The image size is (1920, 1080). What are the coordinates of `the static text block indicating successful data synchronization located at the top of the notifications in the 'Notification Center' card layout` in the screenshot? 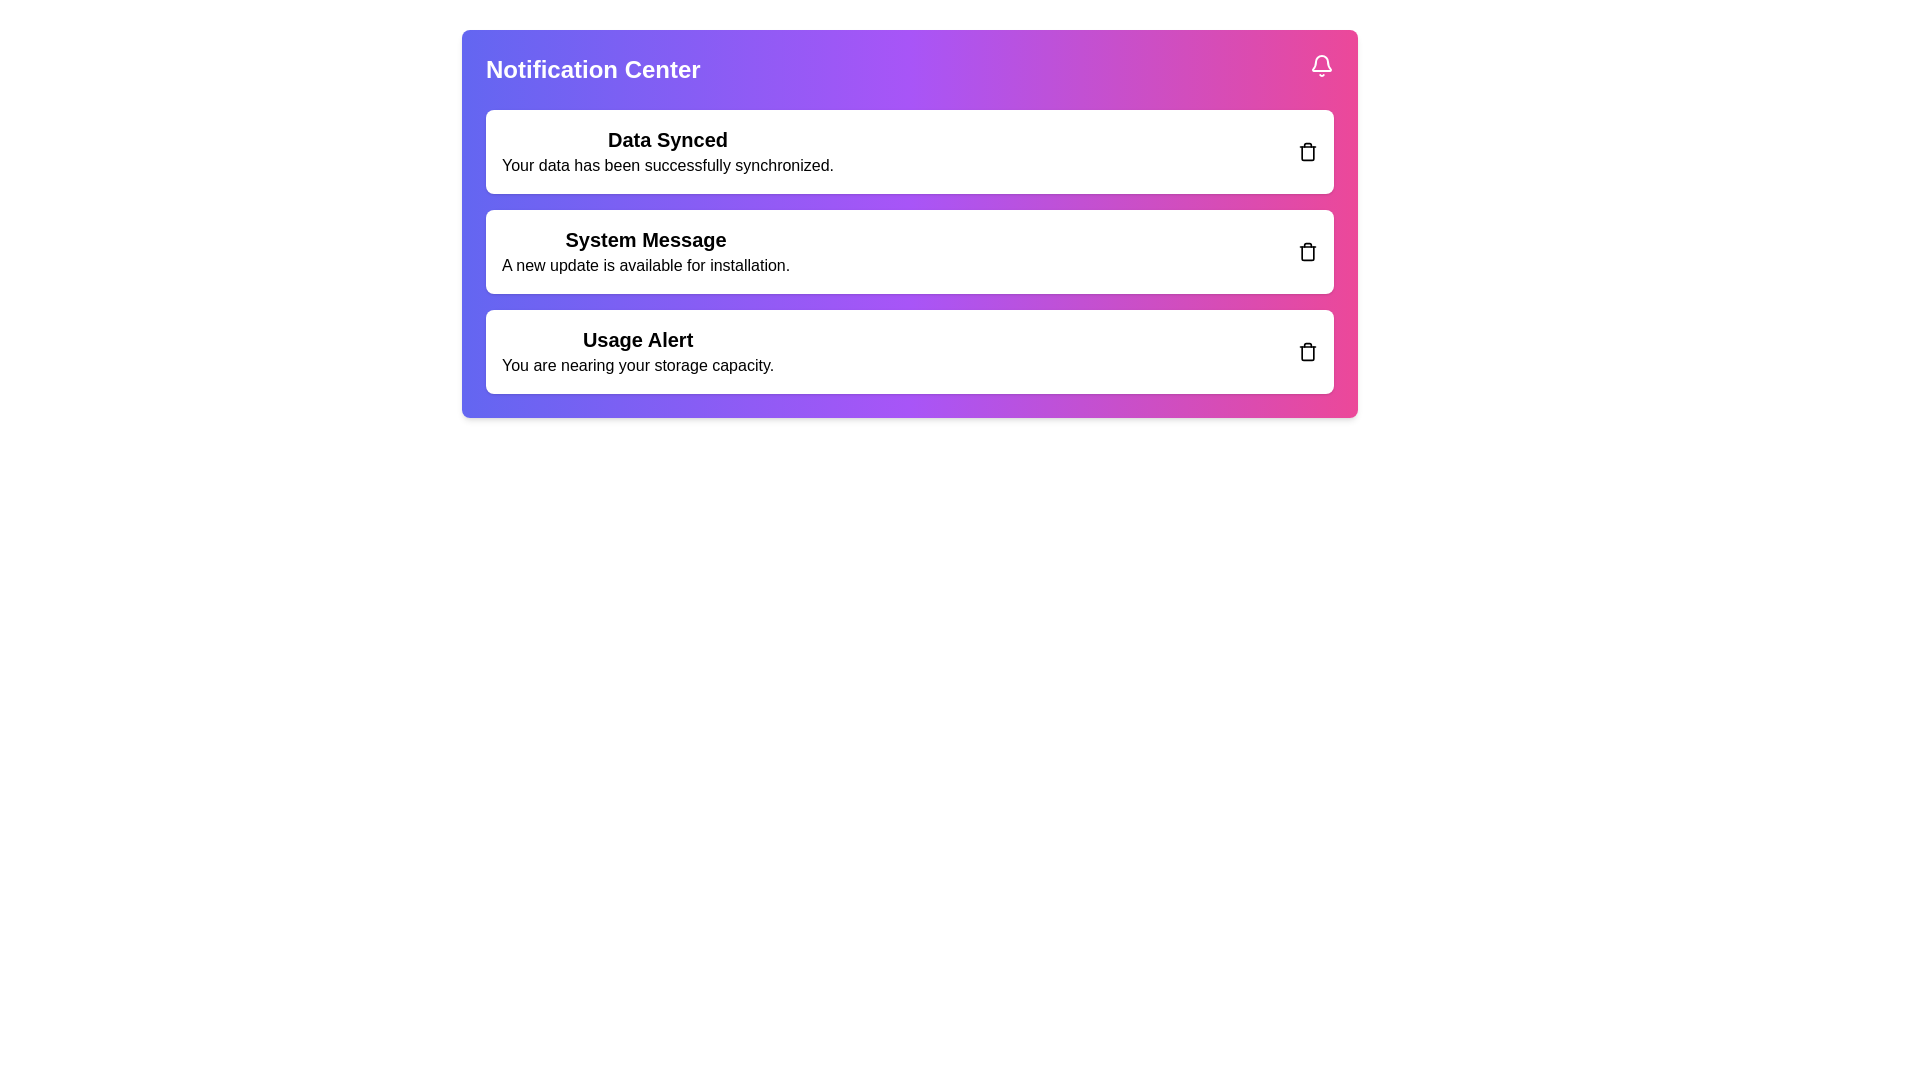 It's located at (667, 150).